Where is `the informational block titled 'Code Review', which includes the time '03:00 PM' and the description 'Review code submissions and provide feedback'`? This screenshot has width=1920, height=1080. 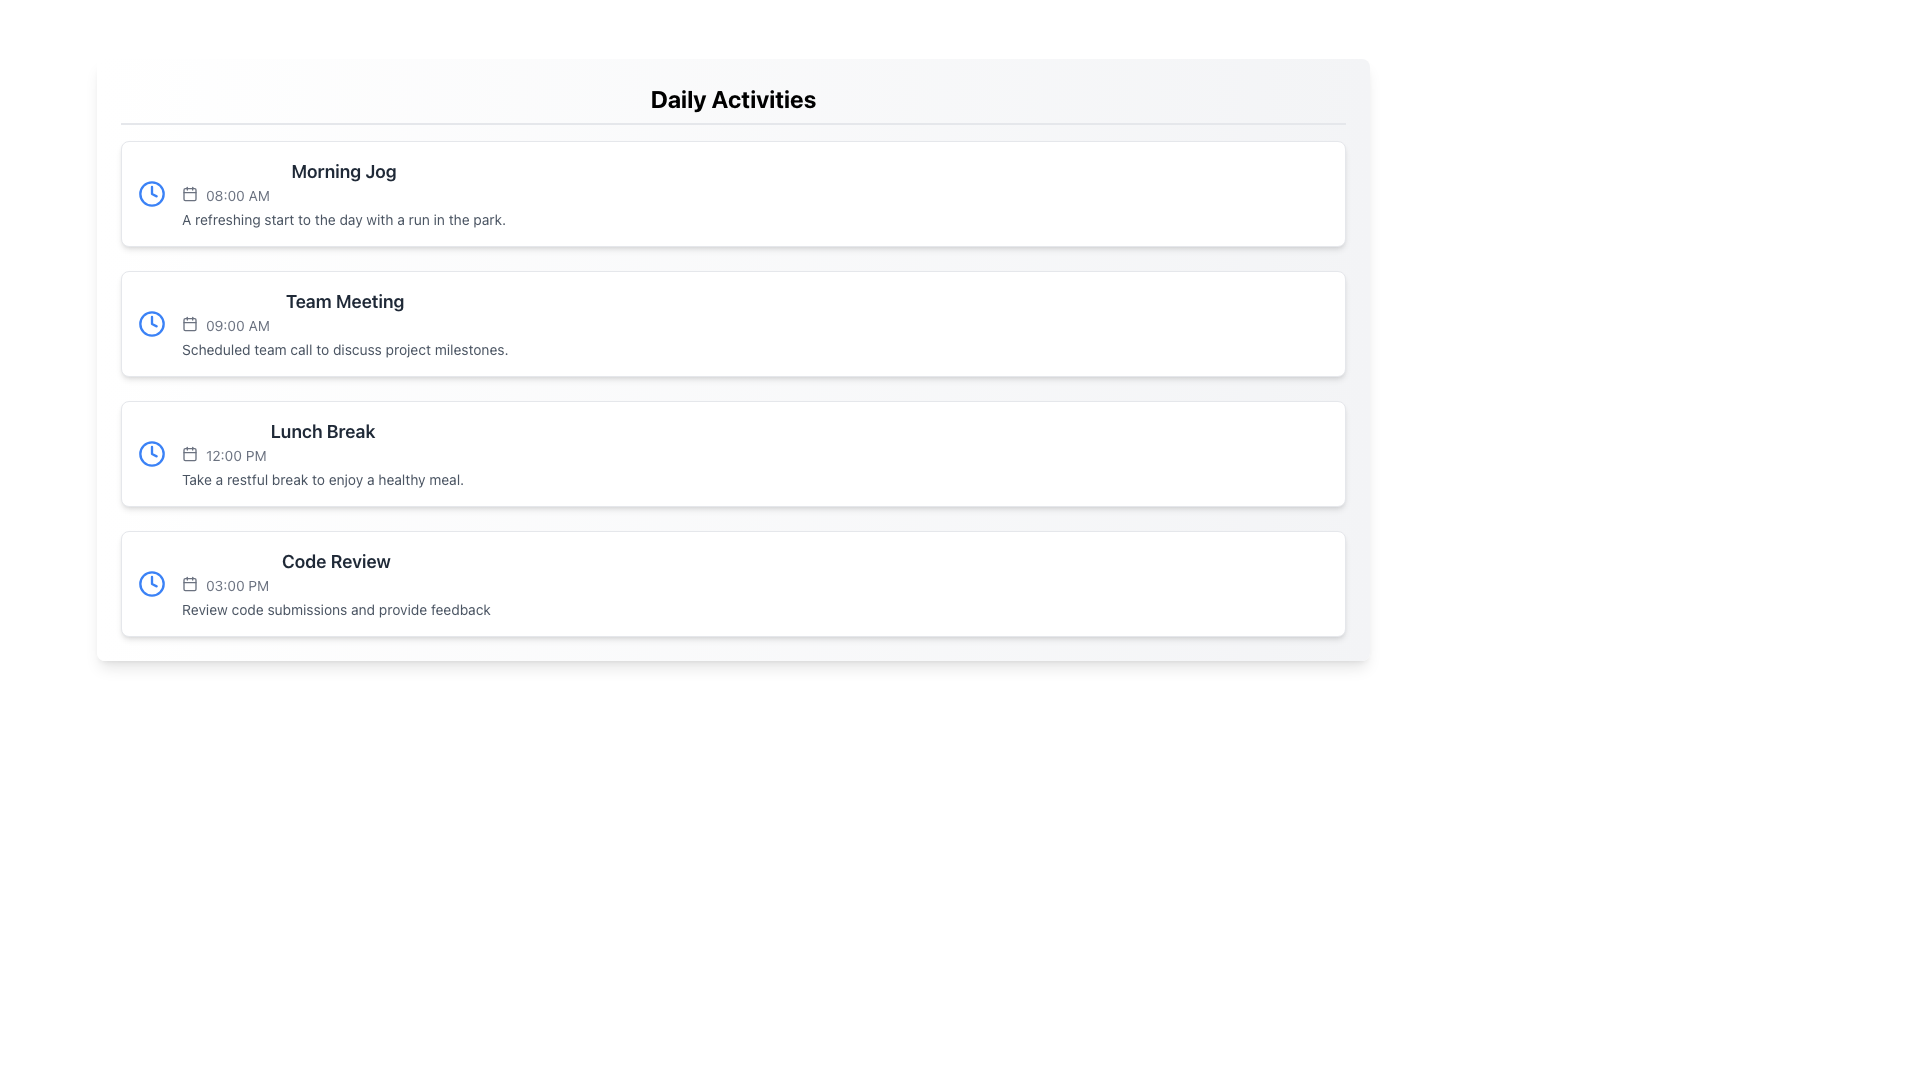 the informational block titled 'Code Review', which includes the time '03:00 PM' and the description 'Review code submissions and provide feedback' is located at coordinates (336, 583).